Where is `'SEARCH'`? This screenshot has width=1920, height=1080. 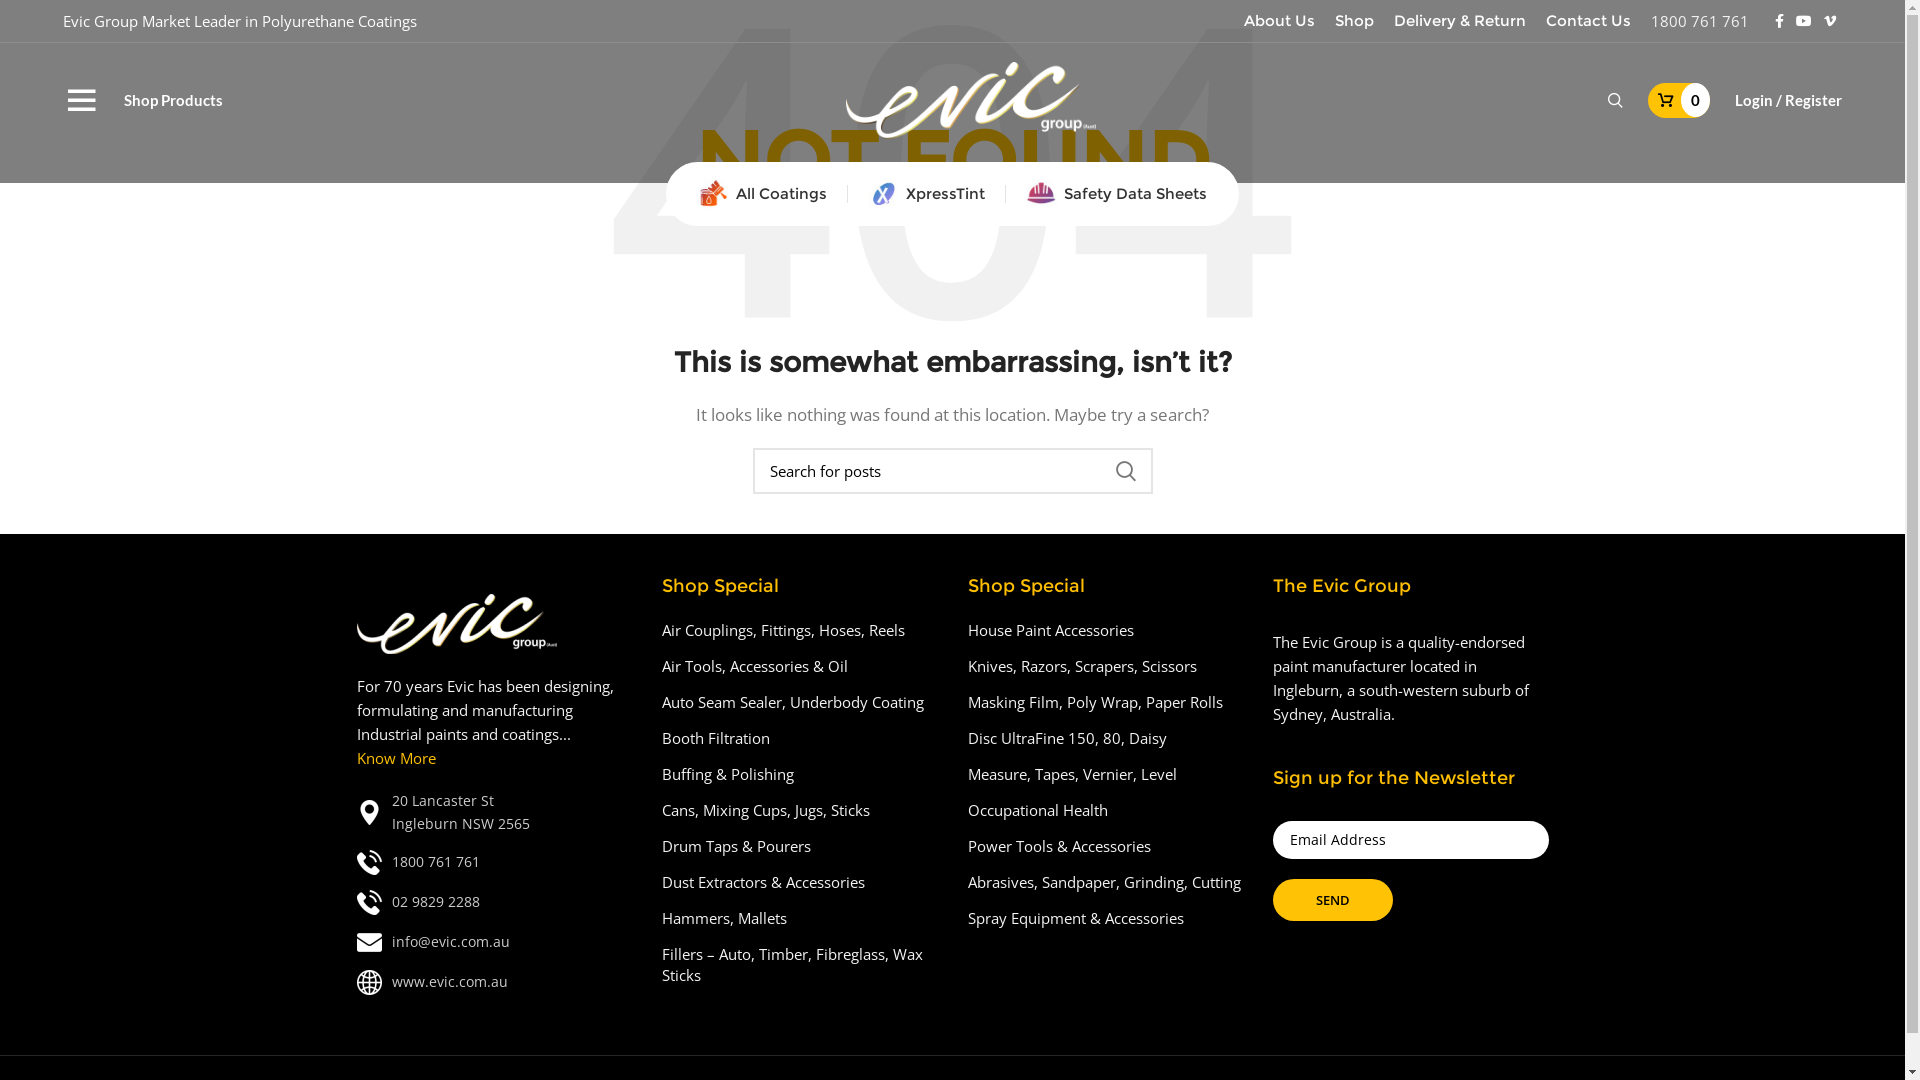 'SEARCH' is located at coordinates (1124, 470).